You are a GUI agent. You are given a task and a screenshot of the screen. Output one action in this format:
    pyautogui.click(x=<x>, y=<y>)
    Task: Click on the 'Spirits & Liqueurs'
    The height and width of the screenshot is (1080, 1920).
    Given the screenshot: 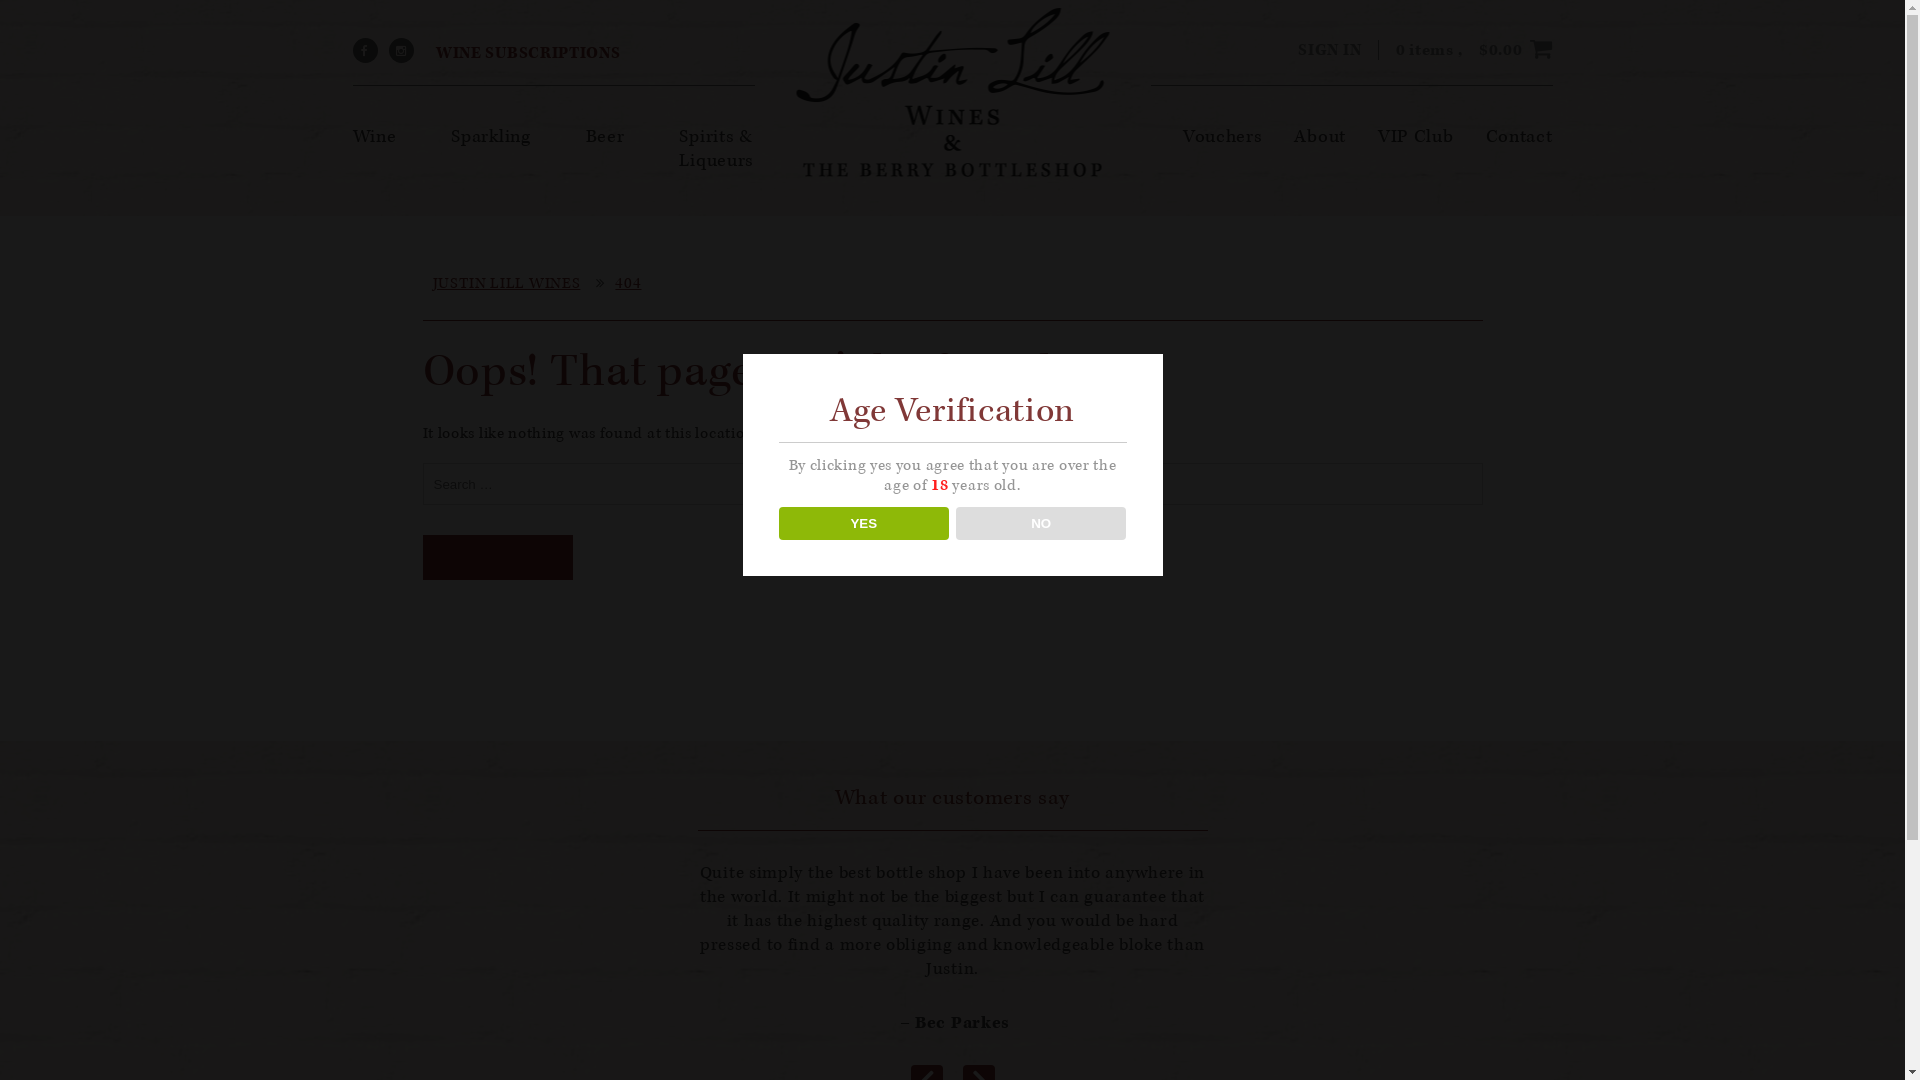 What is the action you would take?
    pyautogui.click(x=678, y=146)
    